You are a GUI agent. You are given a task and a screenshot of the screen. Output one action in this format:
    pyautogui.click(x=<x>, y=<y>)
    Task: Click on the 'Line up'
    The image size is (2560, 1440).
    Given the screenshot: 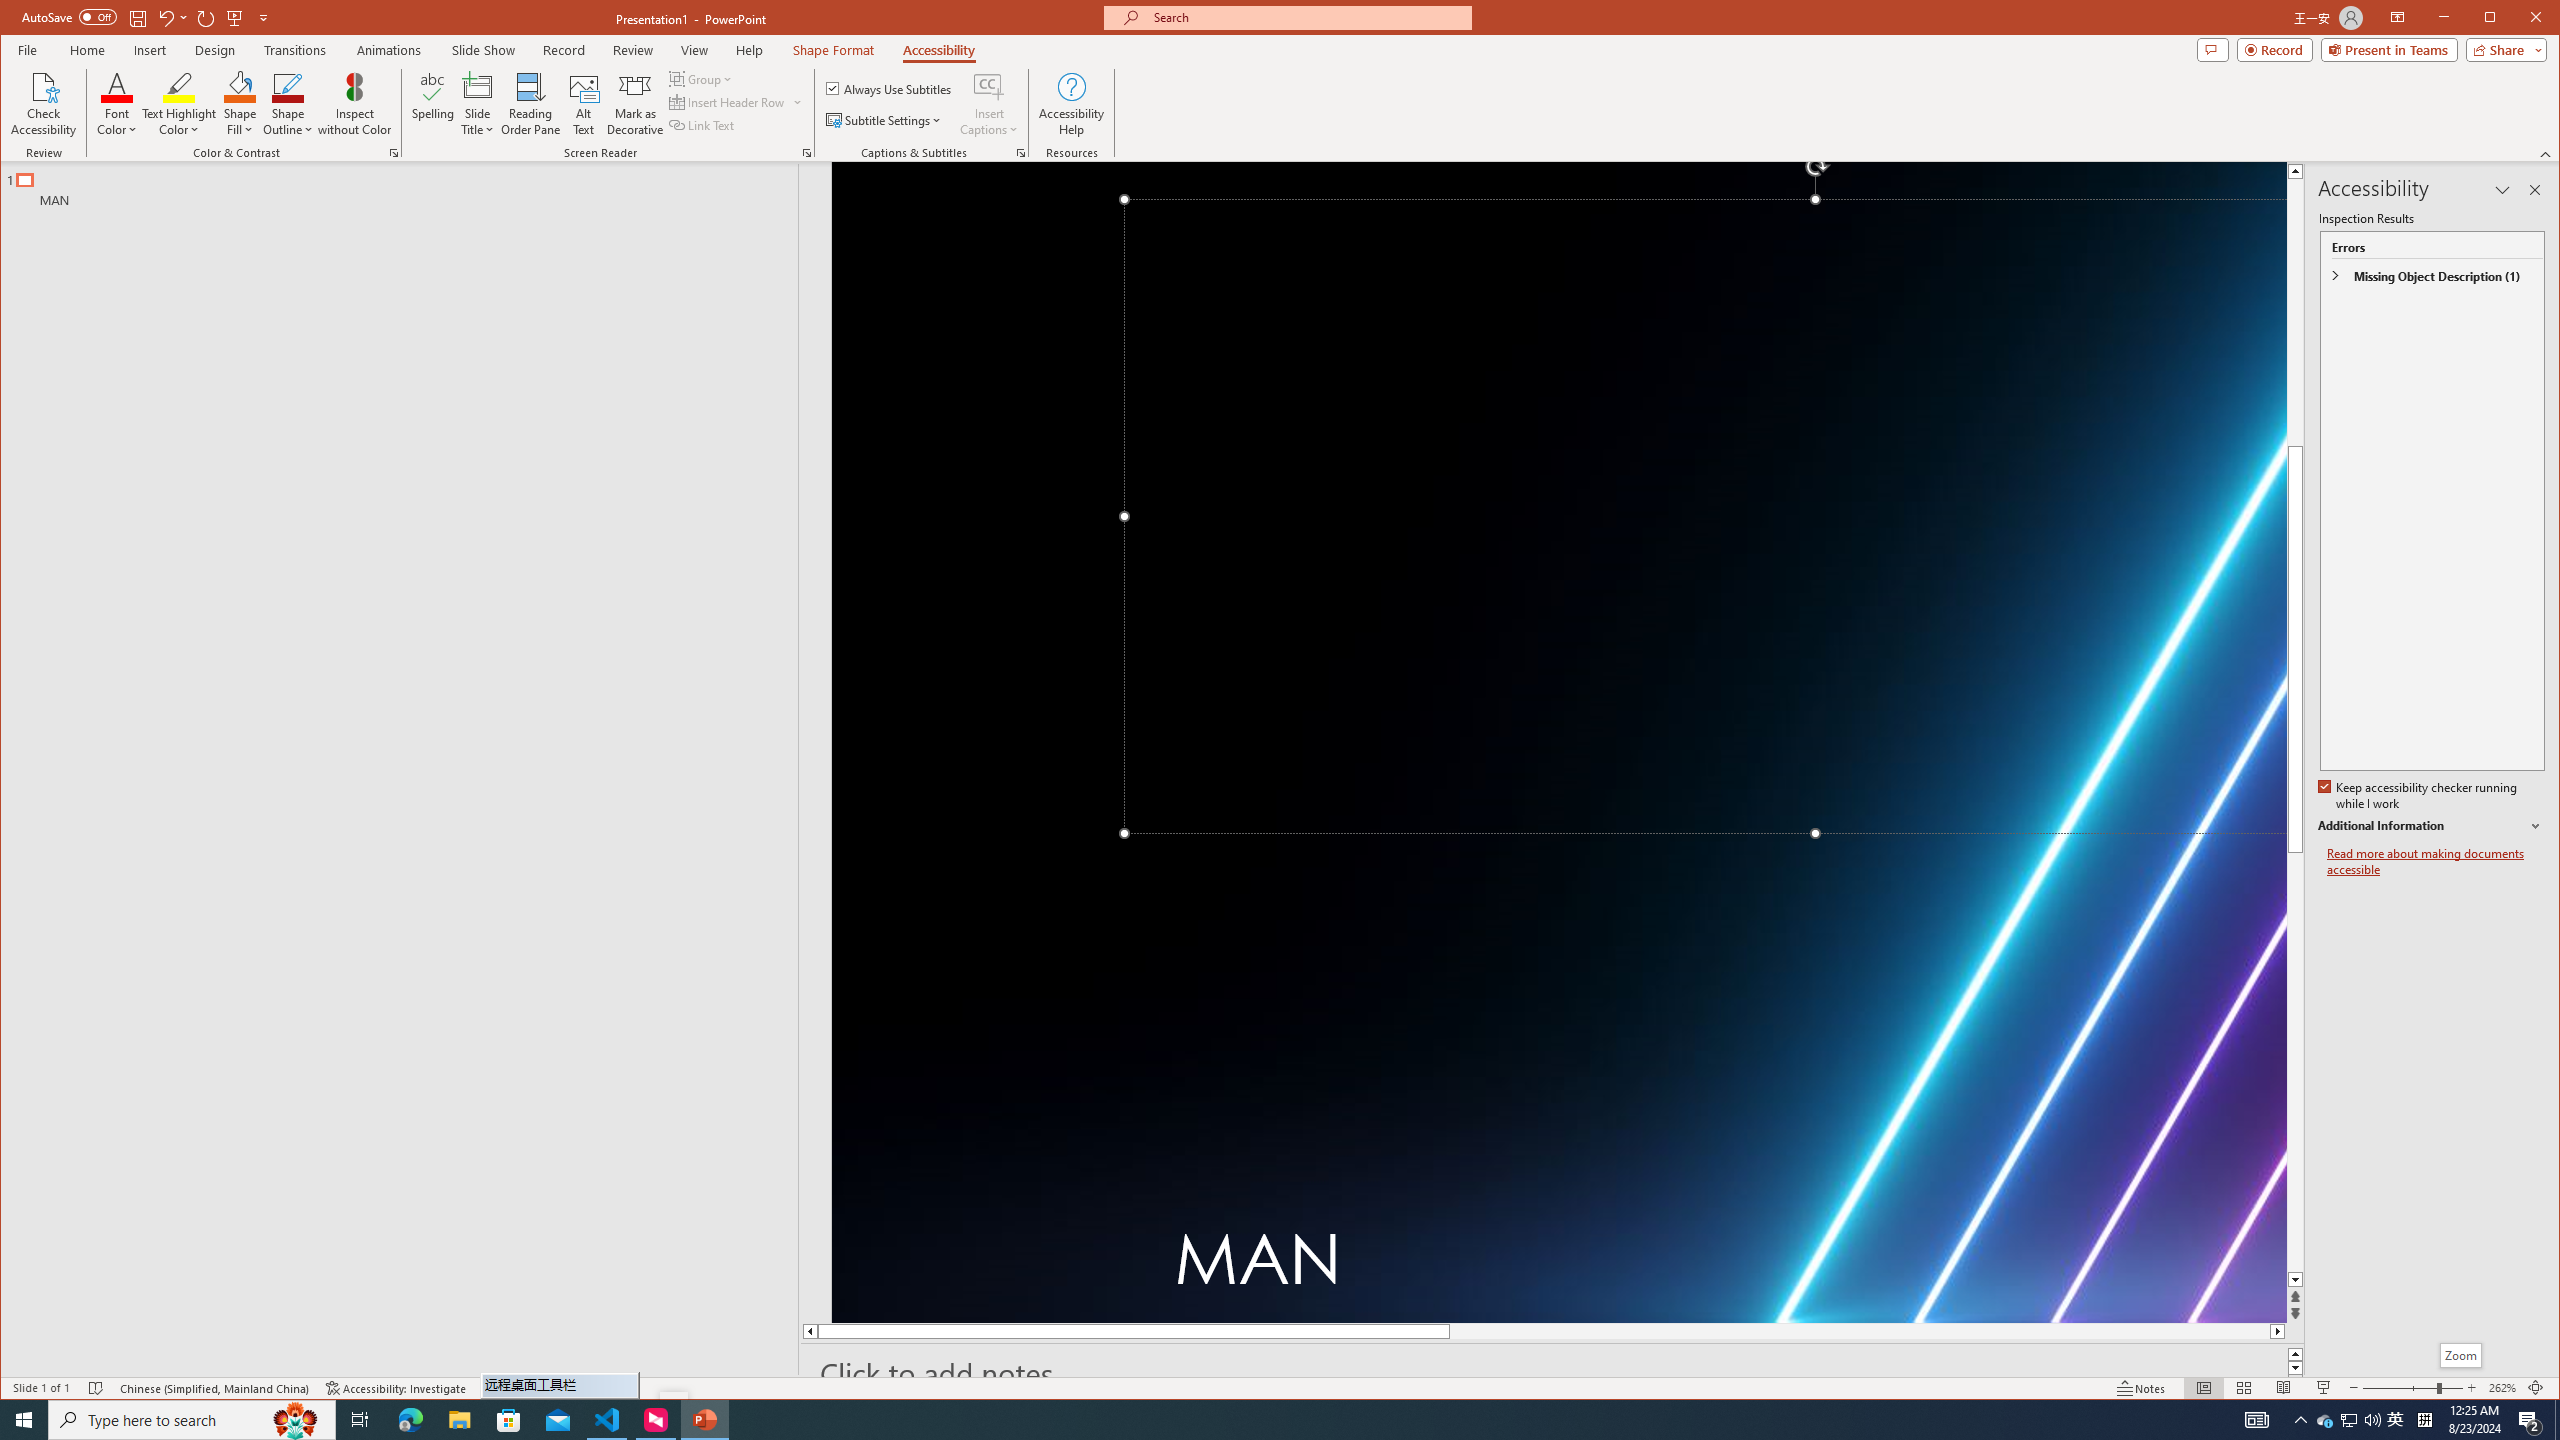 What is the action you would take?
    pyautogui.click(x=2295, y=168)
    